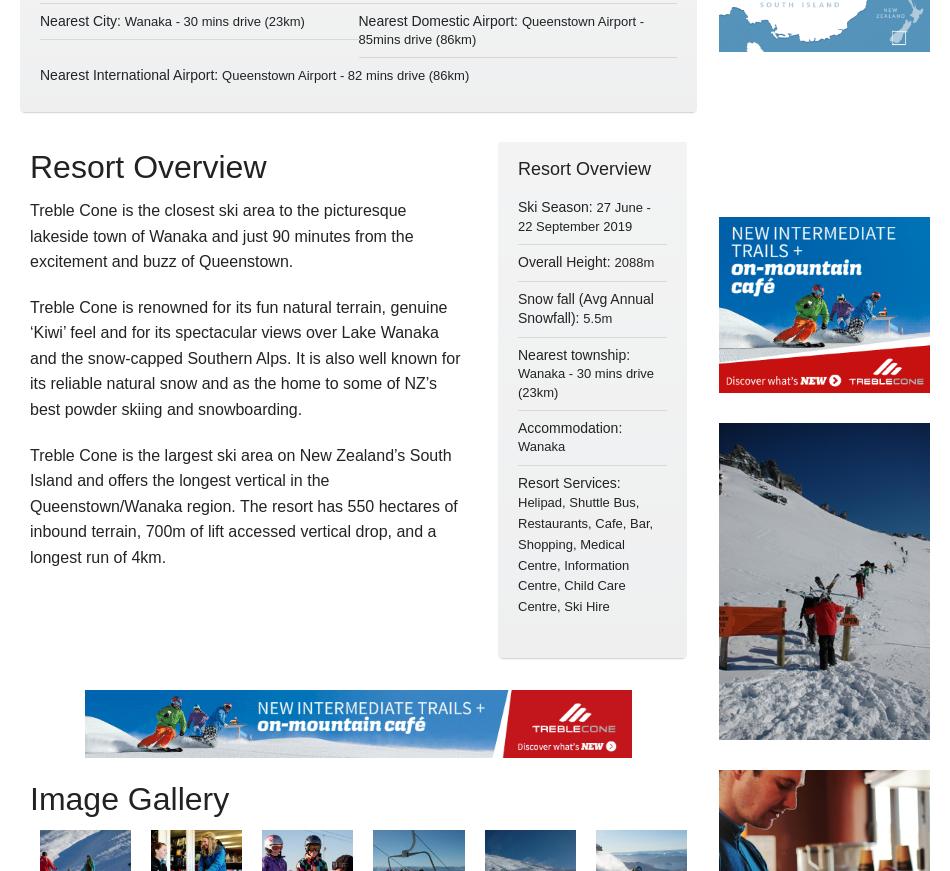 The height and width of the screenshot is (871, 950). I want to click on 'Image Gallery', so click(129, 798).